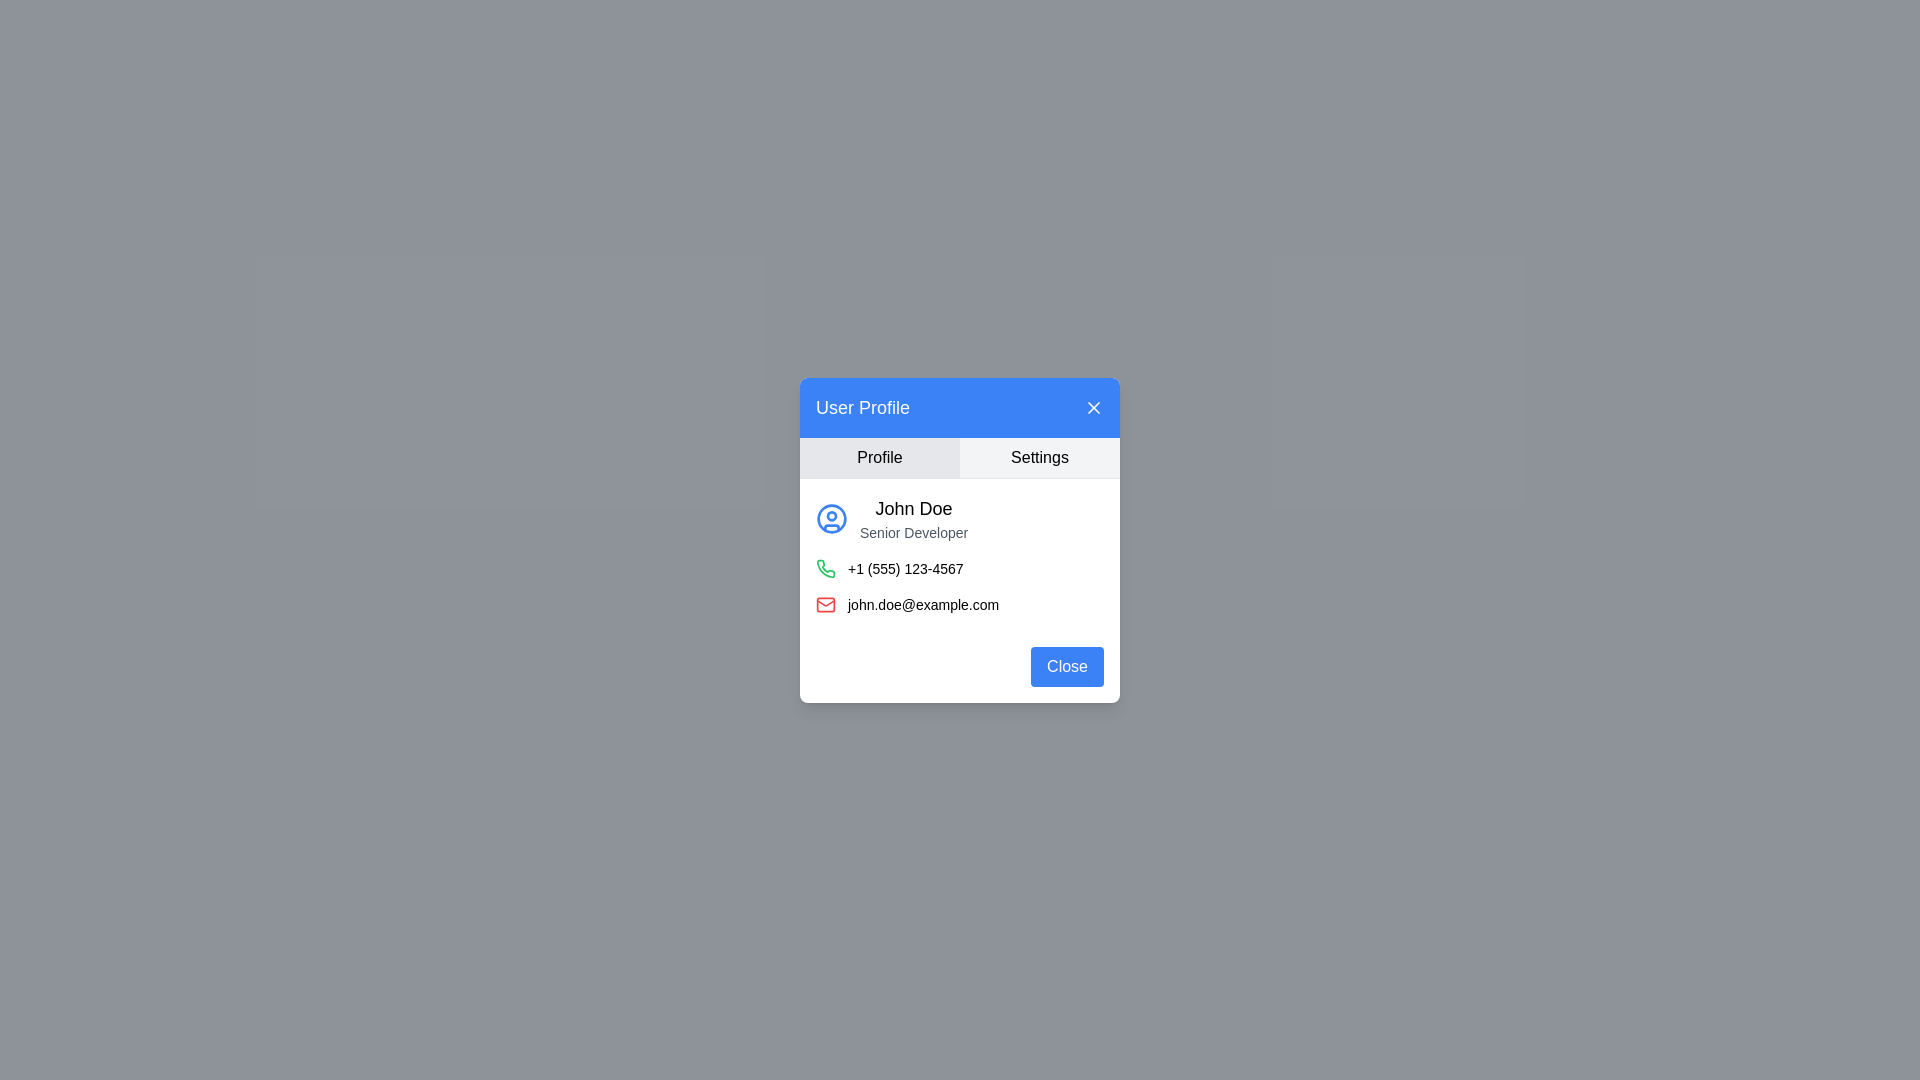  Describe the element at coordinates (825, 600) in the screenshot. I see `the envelope icon which is a decorative part of the email contact option in the profile display window` at that location.